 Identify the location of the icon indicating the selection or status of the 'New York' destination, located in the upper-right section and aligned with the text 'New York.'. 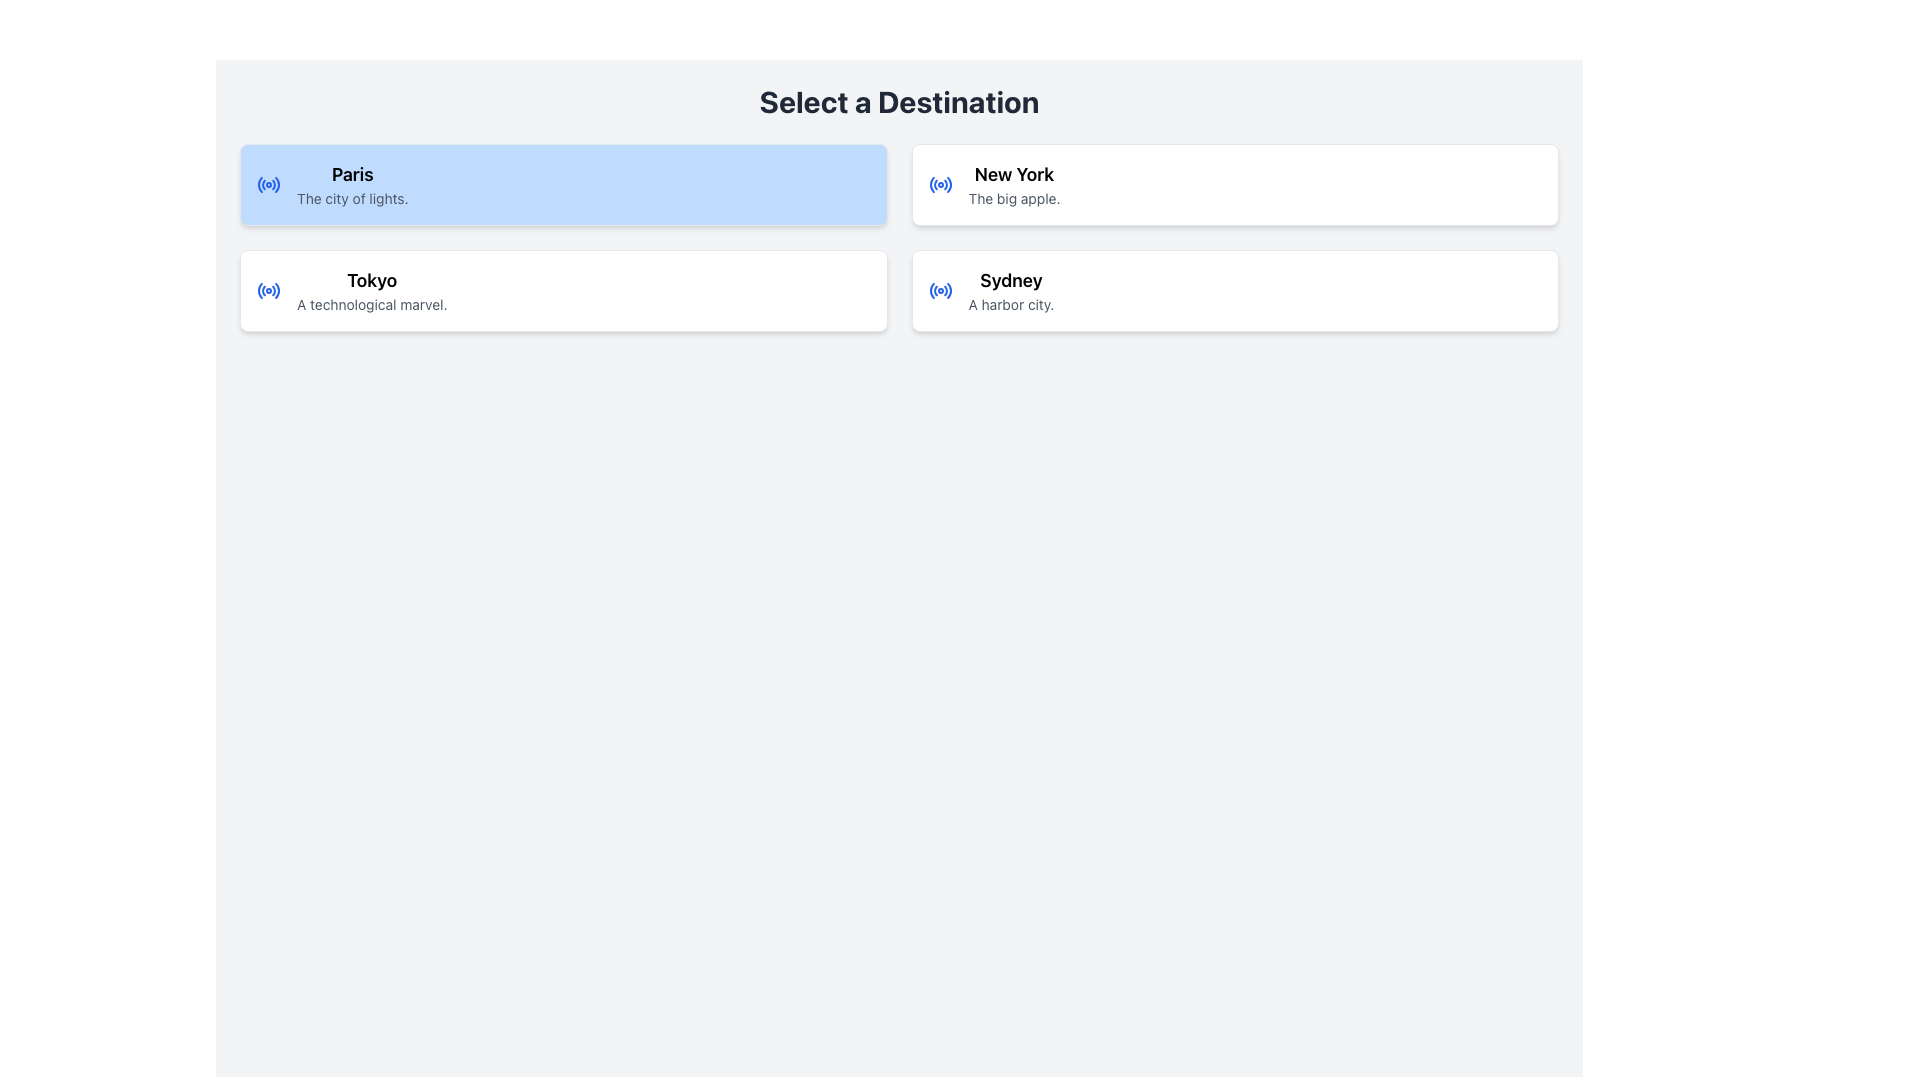
(939, 185).